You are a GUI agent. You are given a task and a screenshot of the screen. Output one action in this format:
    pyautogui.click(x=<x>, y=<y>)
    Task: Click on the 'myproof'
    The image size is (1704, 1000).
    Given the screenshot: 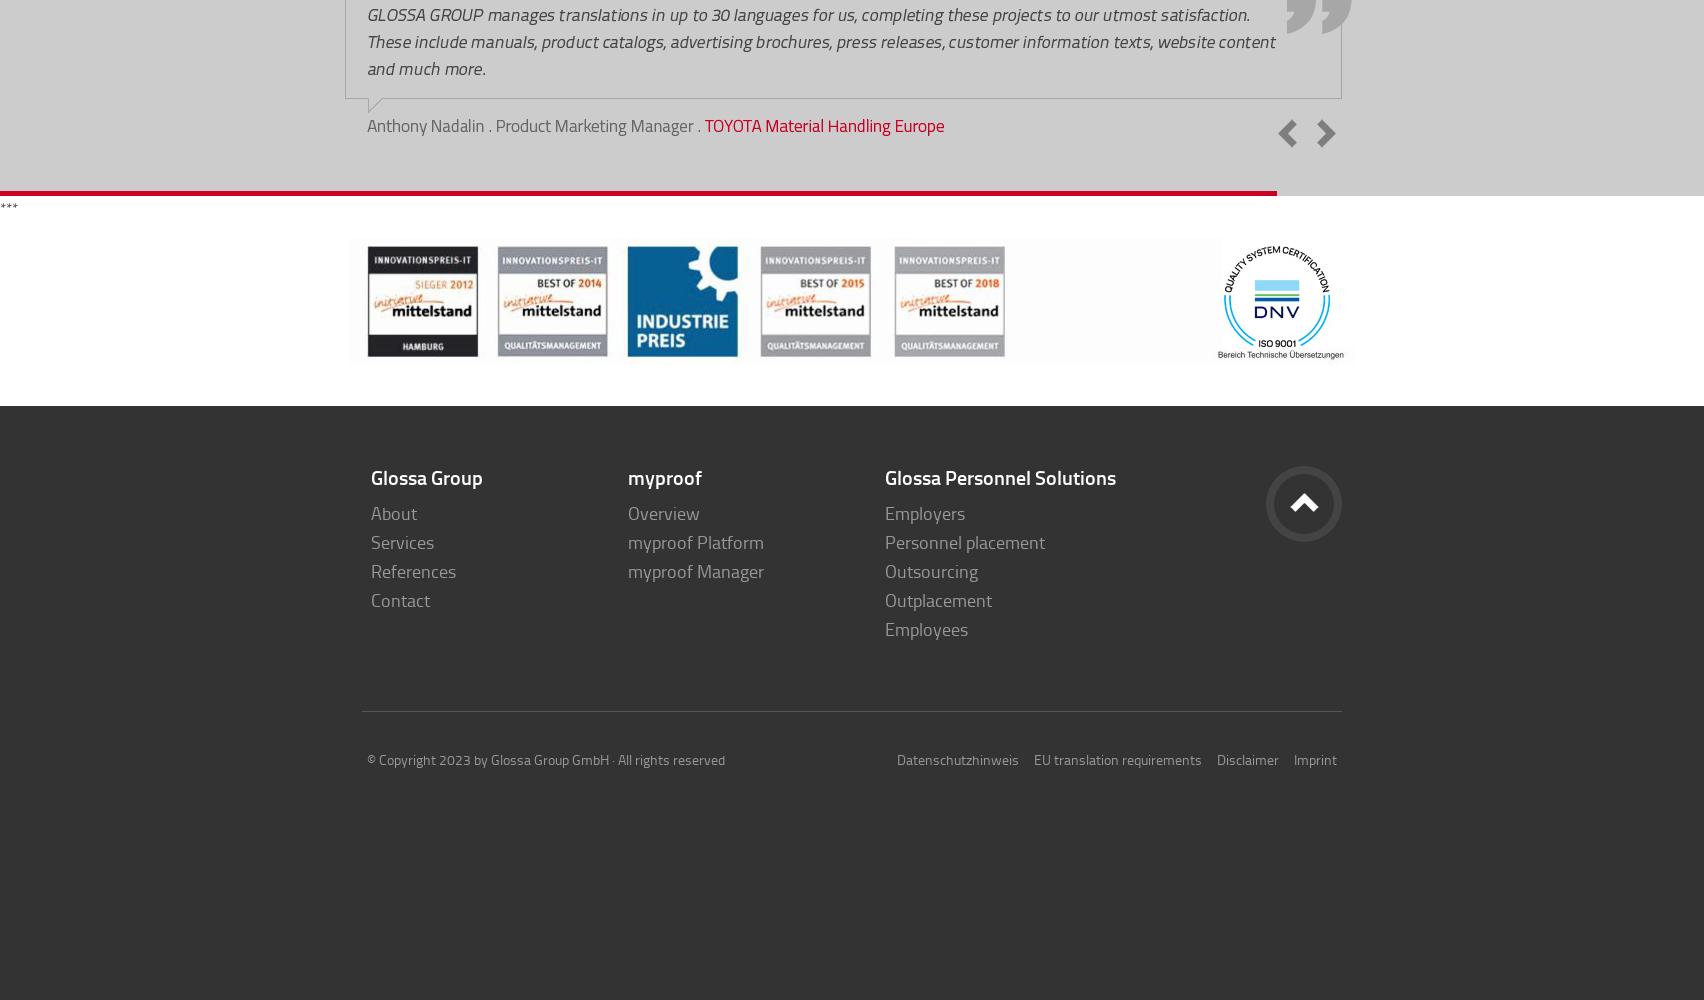 What is the action you would take?
    pyautogui.click(x=664, y=476)
    